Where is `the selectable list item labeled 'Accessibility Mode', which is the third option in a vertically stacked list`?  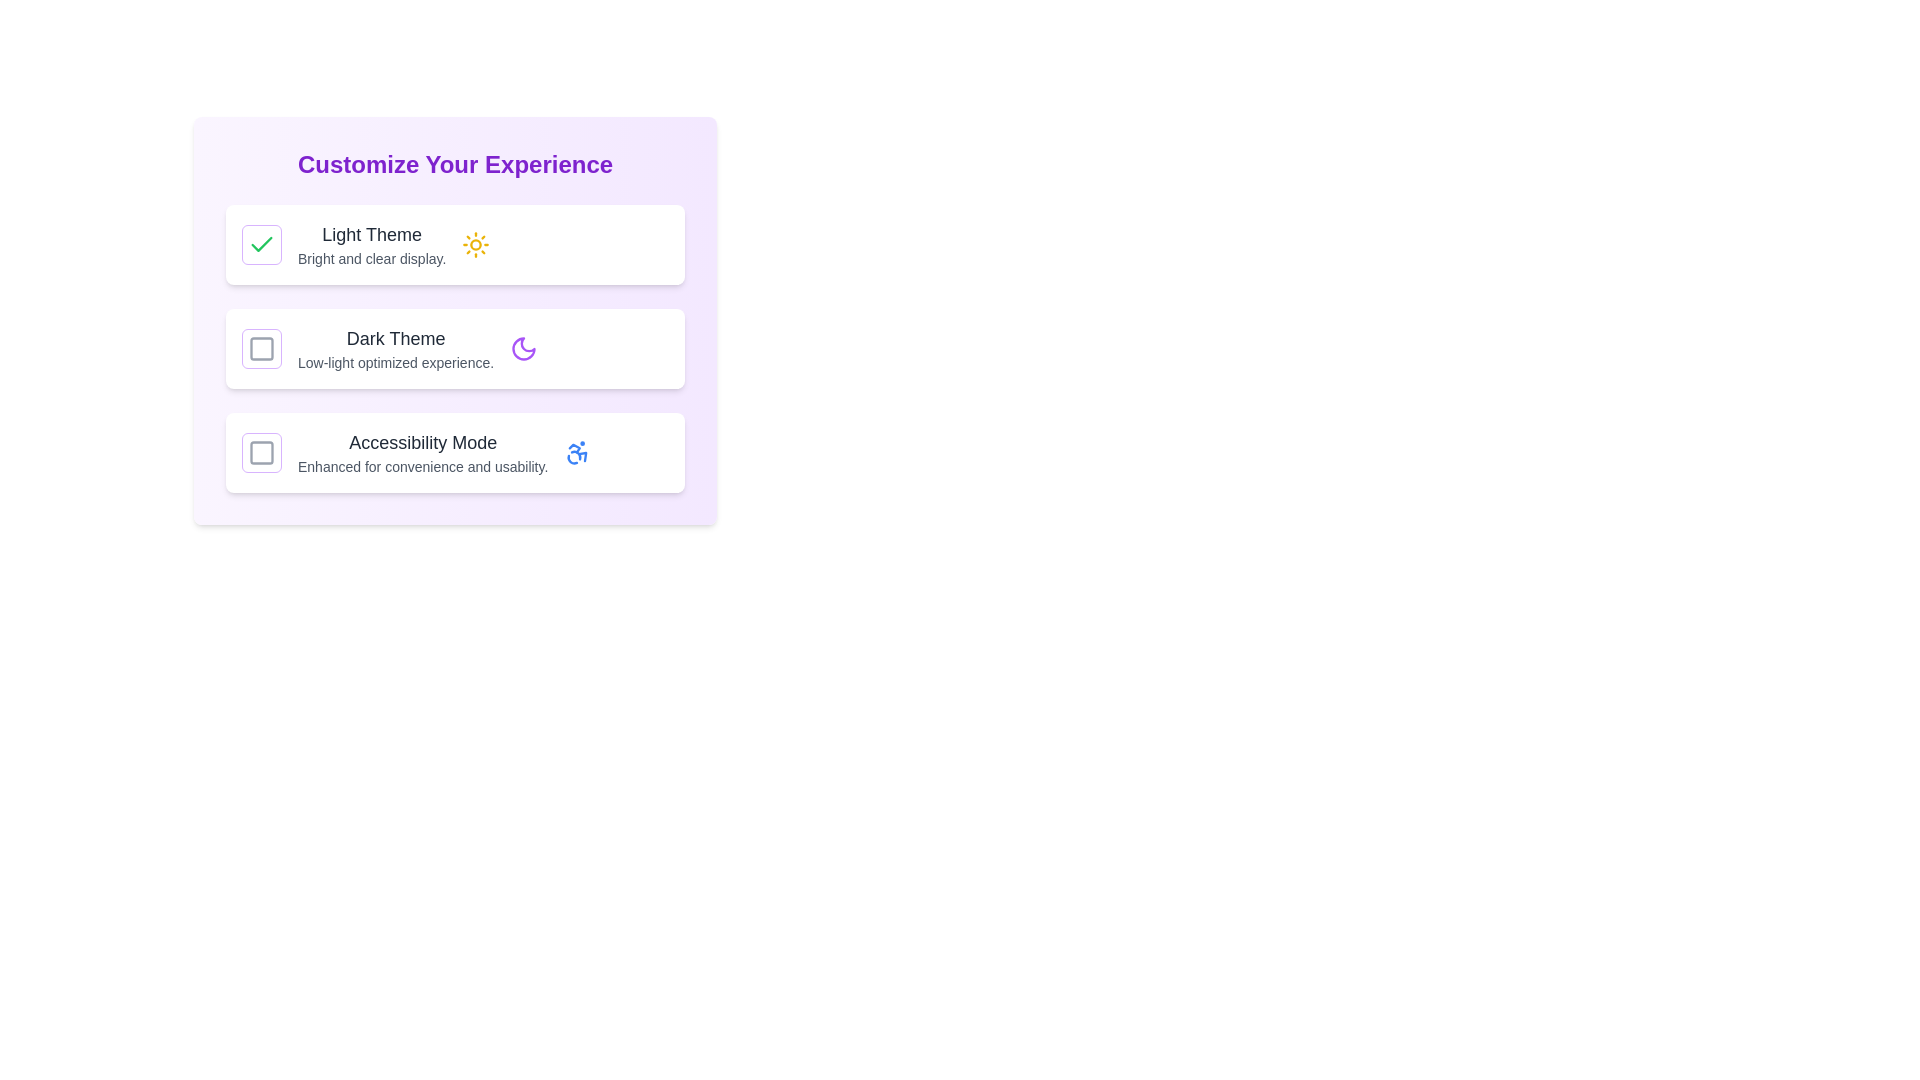 the selectable list item labeled 'Accessibility Mode', which is the third option in a vertically stacked list is located at coordinates (454, 452).